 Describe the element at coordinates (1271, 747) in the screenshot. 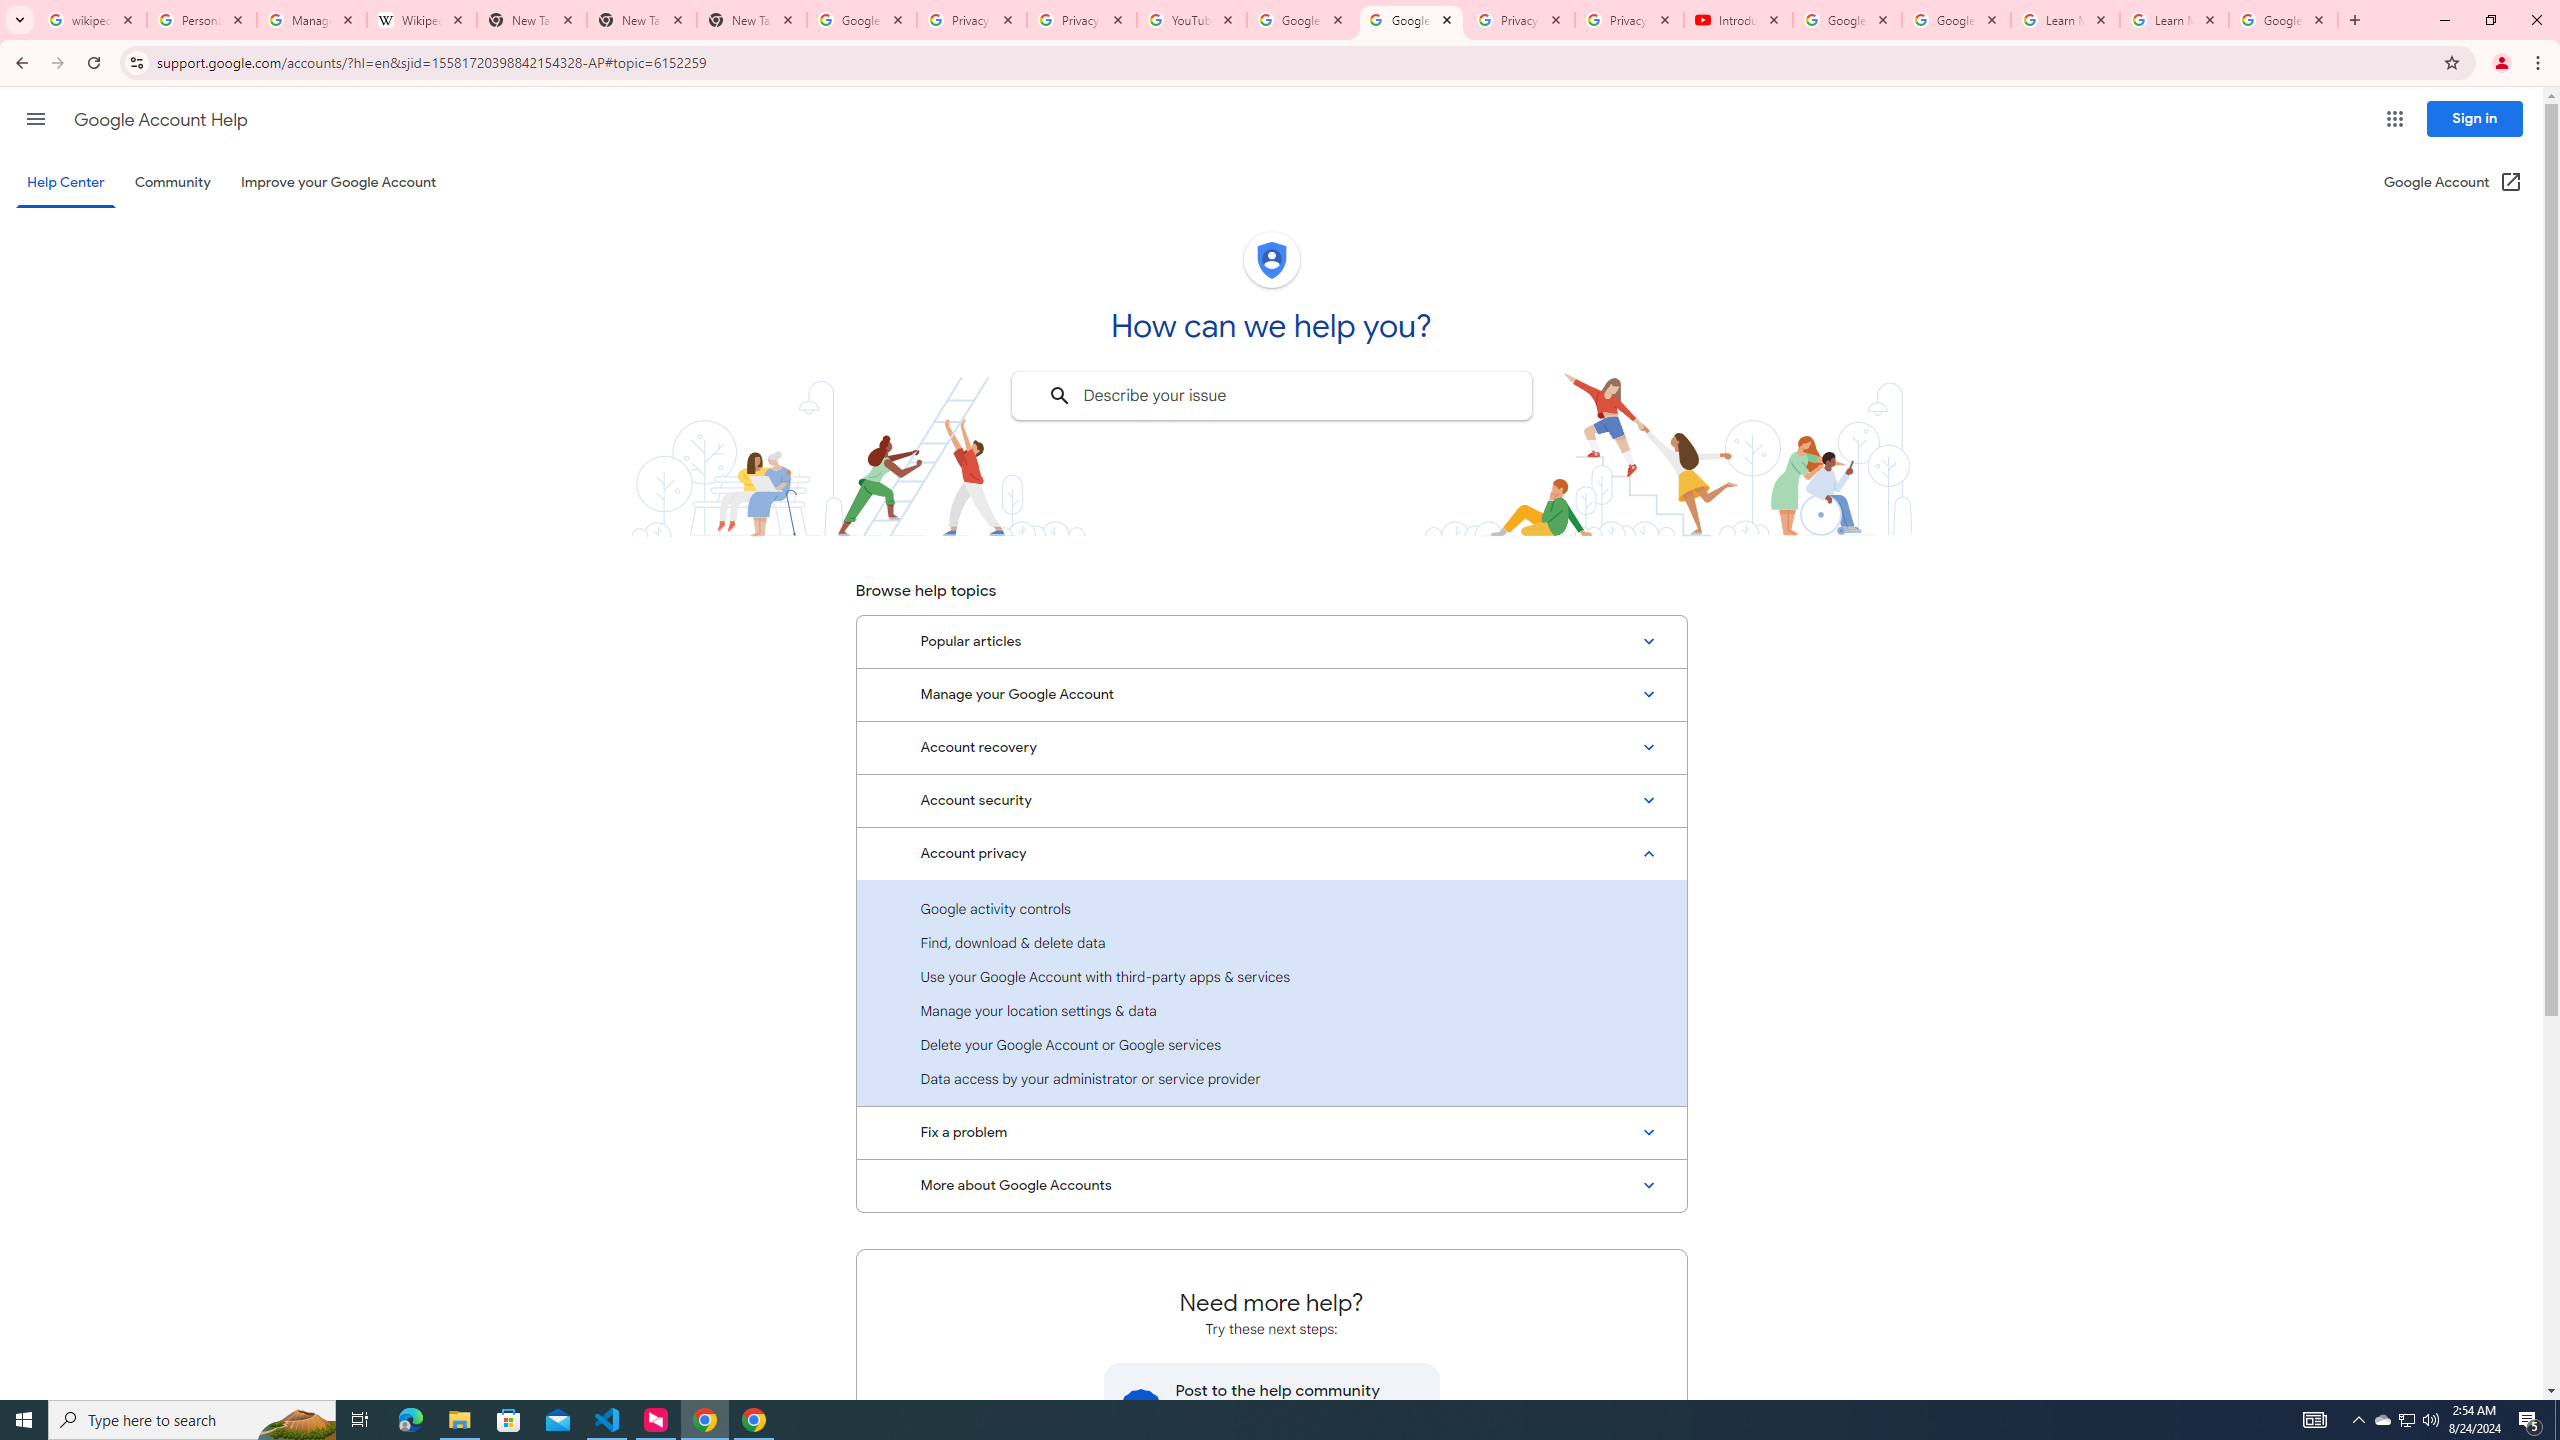

I see `'Account recovery'` at that location.